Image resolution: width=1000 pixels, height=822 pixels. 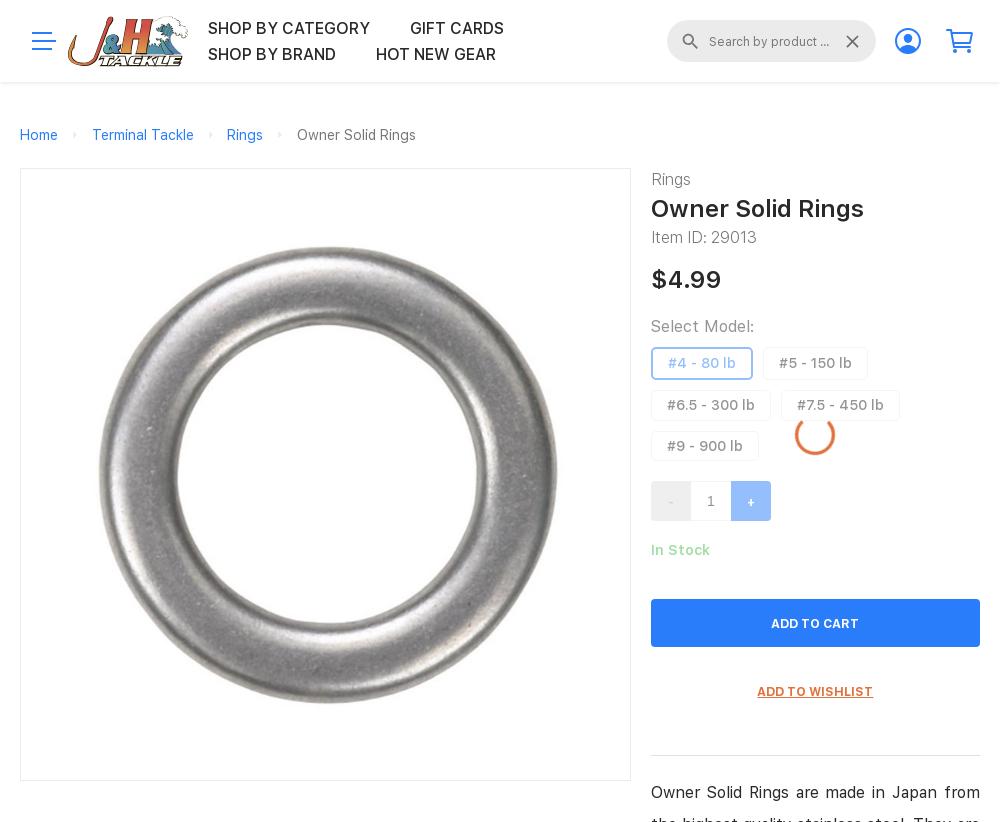 I want to click on '-', so click(x=670, y=499).